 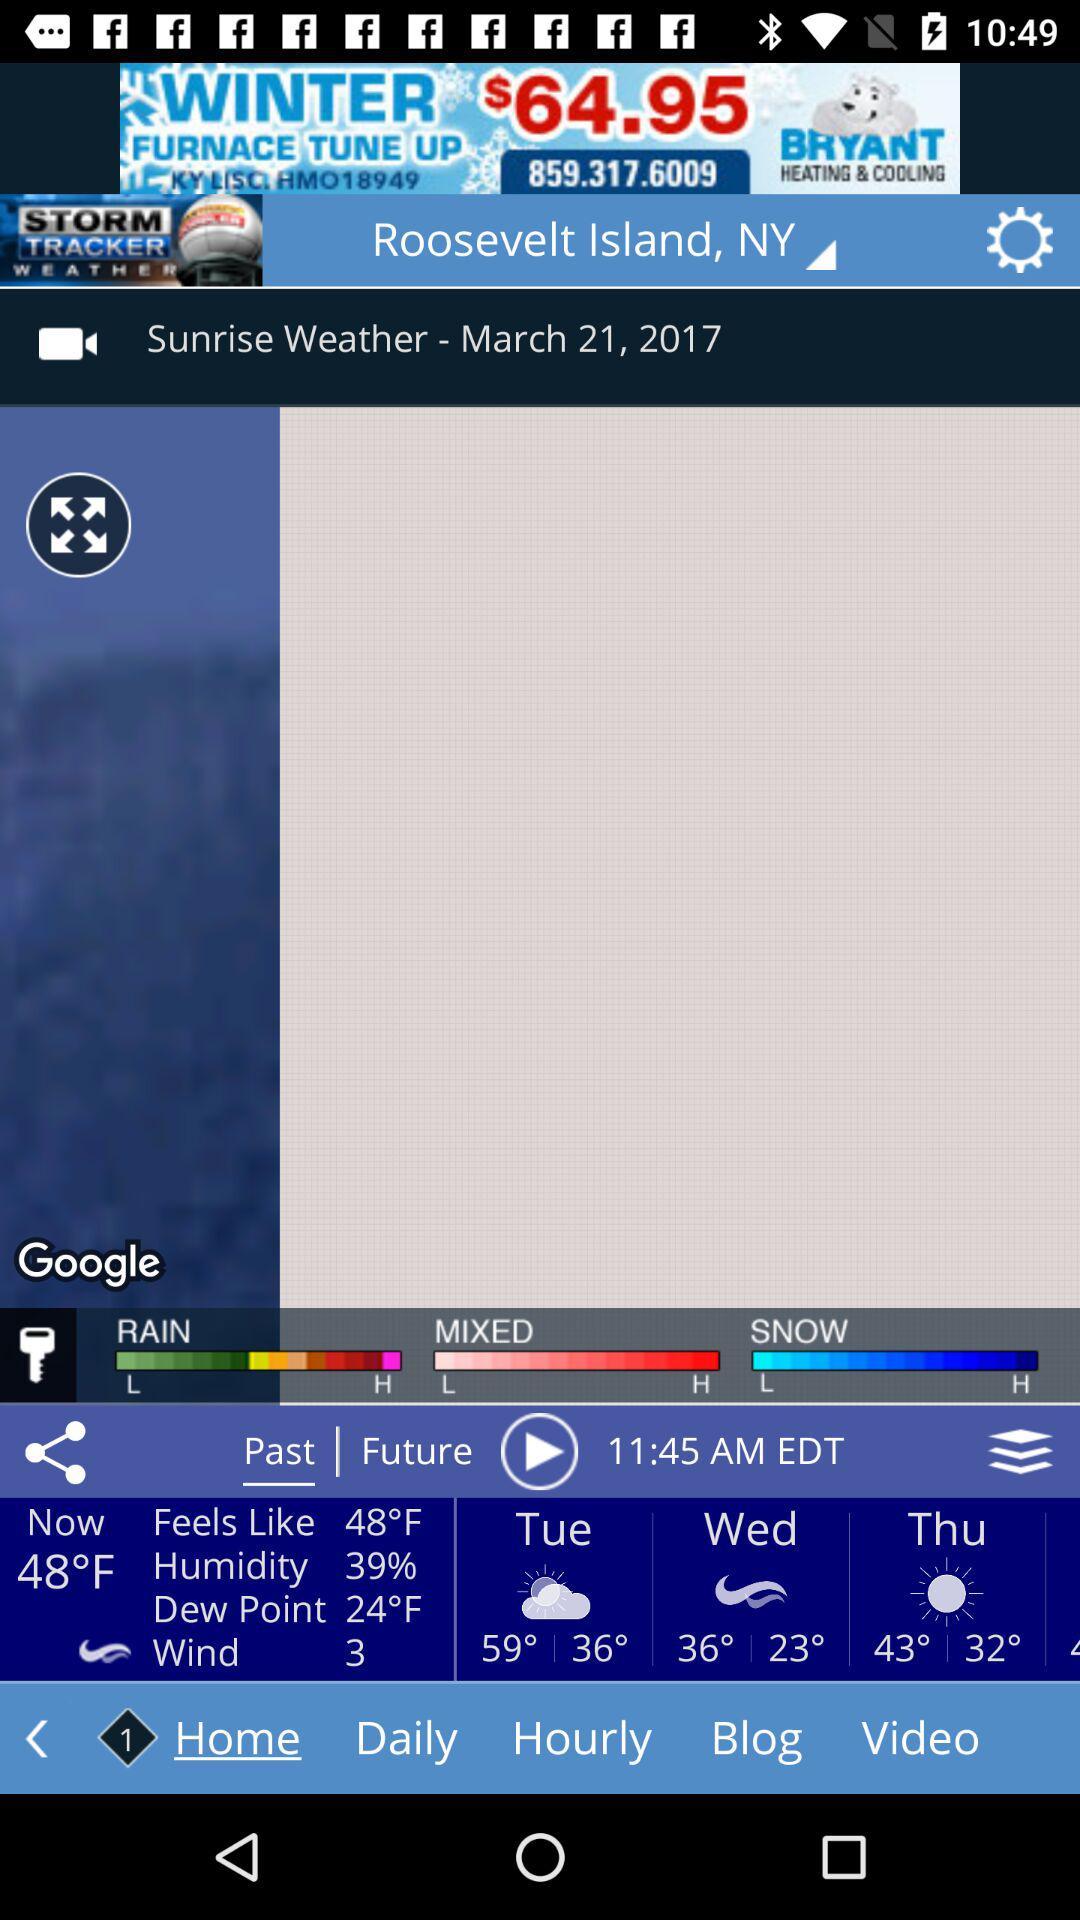 I want to click on the share icon, so click(x=58, y=1451).